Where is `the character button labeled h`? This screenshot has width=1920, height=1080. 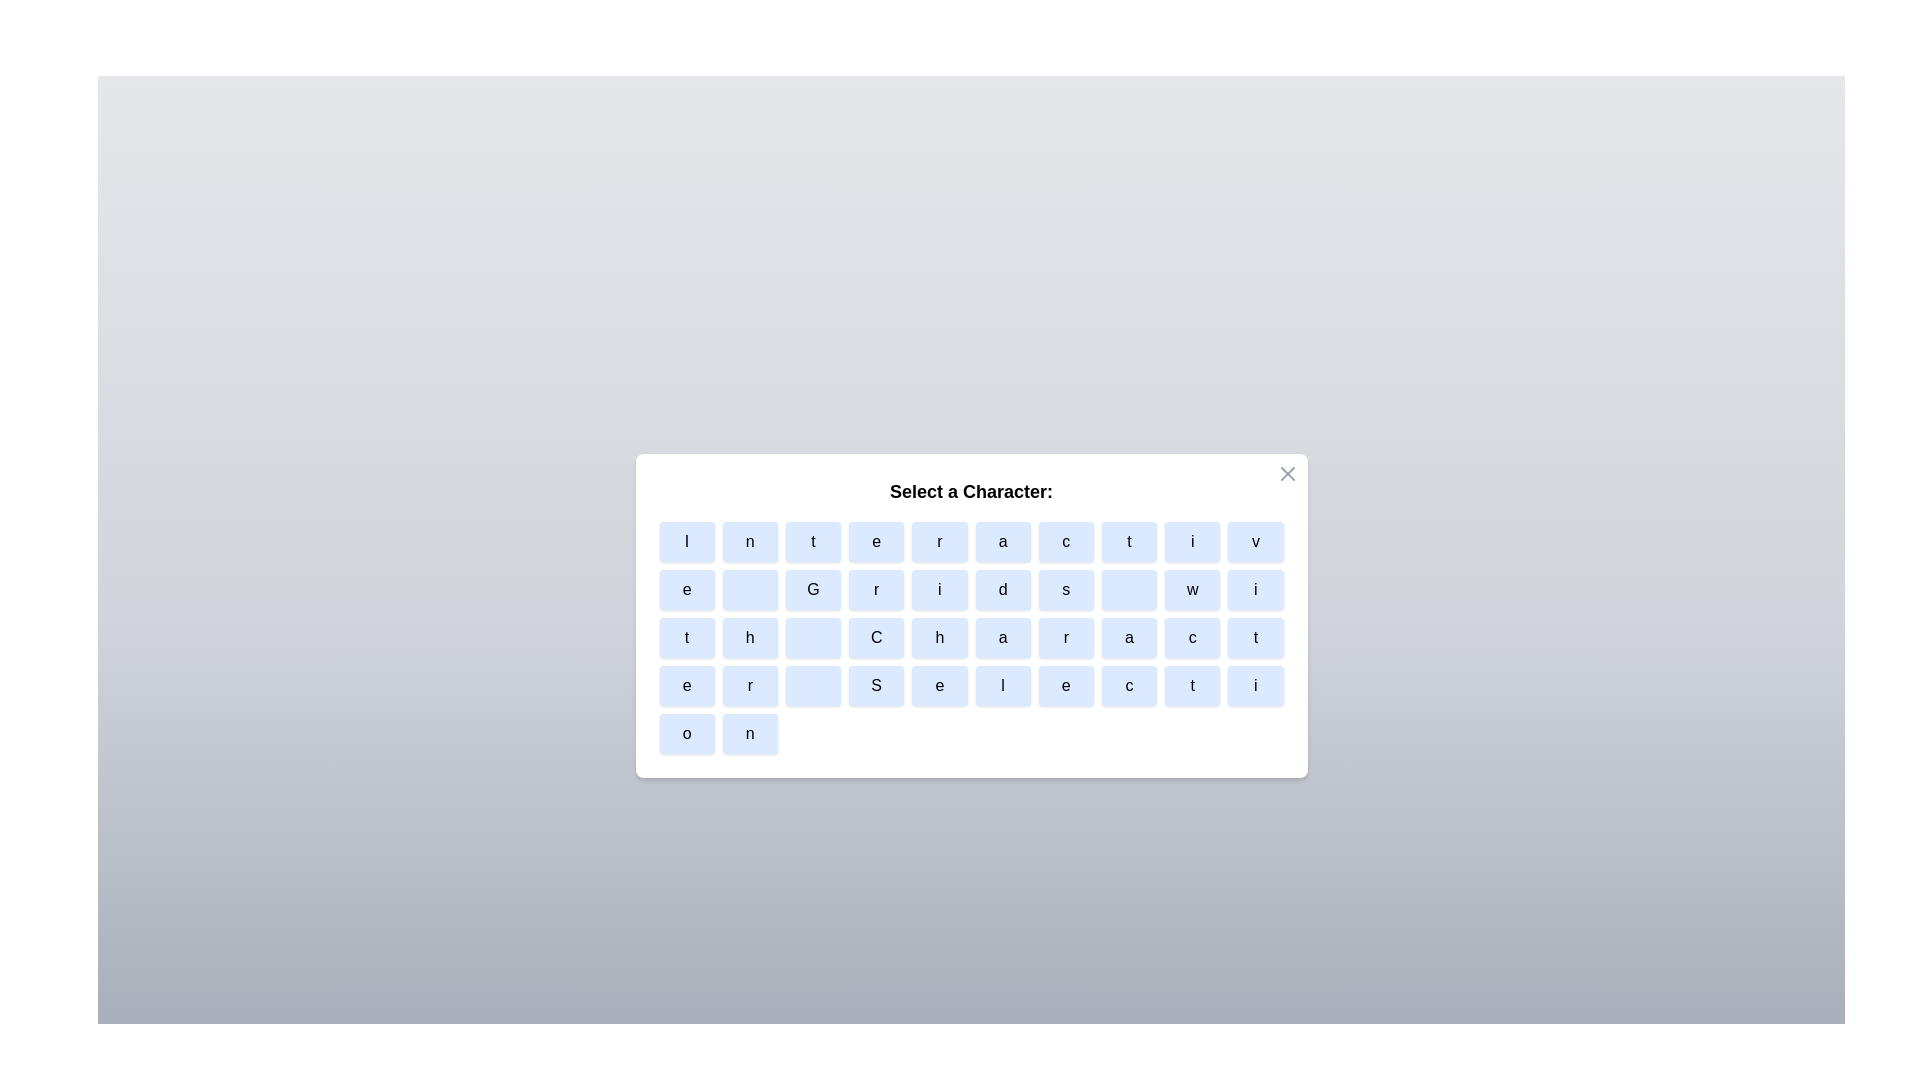 the character button labeled h is located at coordinates (938, 637).